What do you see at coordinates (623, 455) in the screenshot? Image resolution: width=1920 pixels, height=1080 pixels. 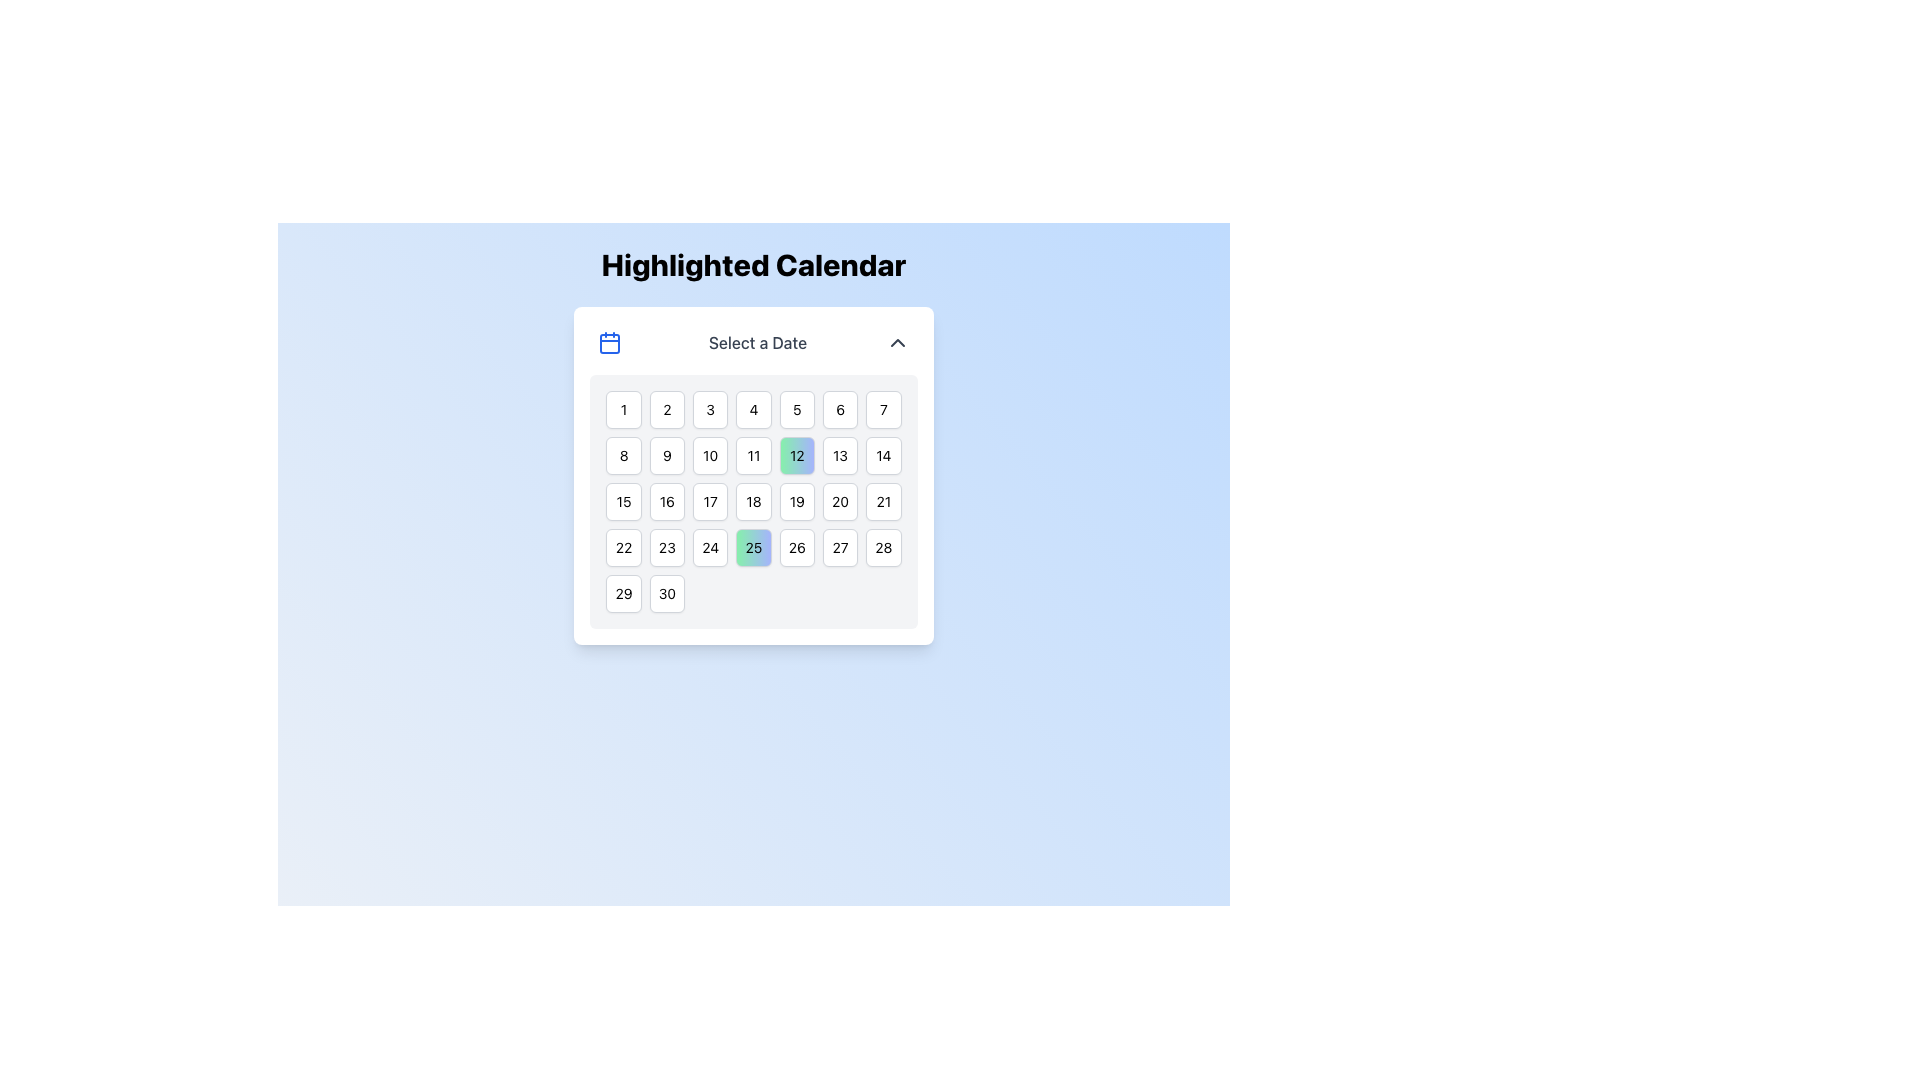 I see `the rounded rectangular button displaying the number '8'` at bounding box center [623, 455].